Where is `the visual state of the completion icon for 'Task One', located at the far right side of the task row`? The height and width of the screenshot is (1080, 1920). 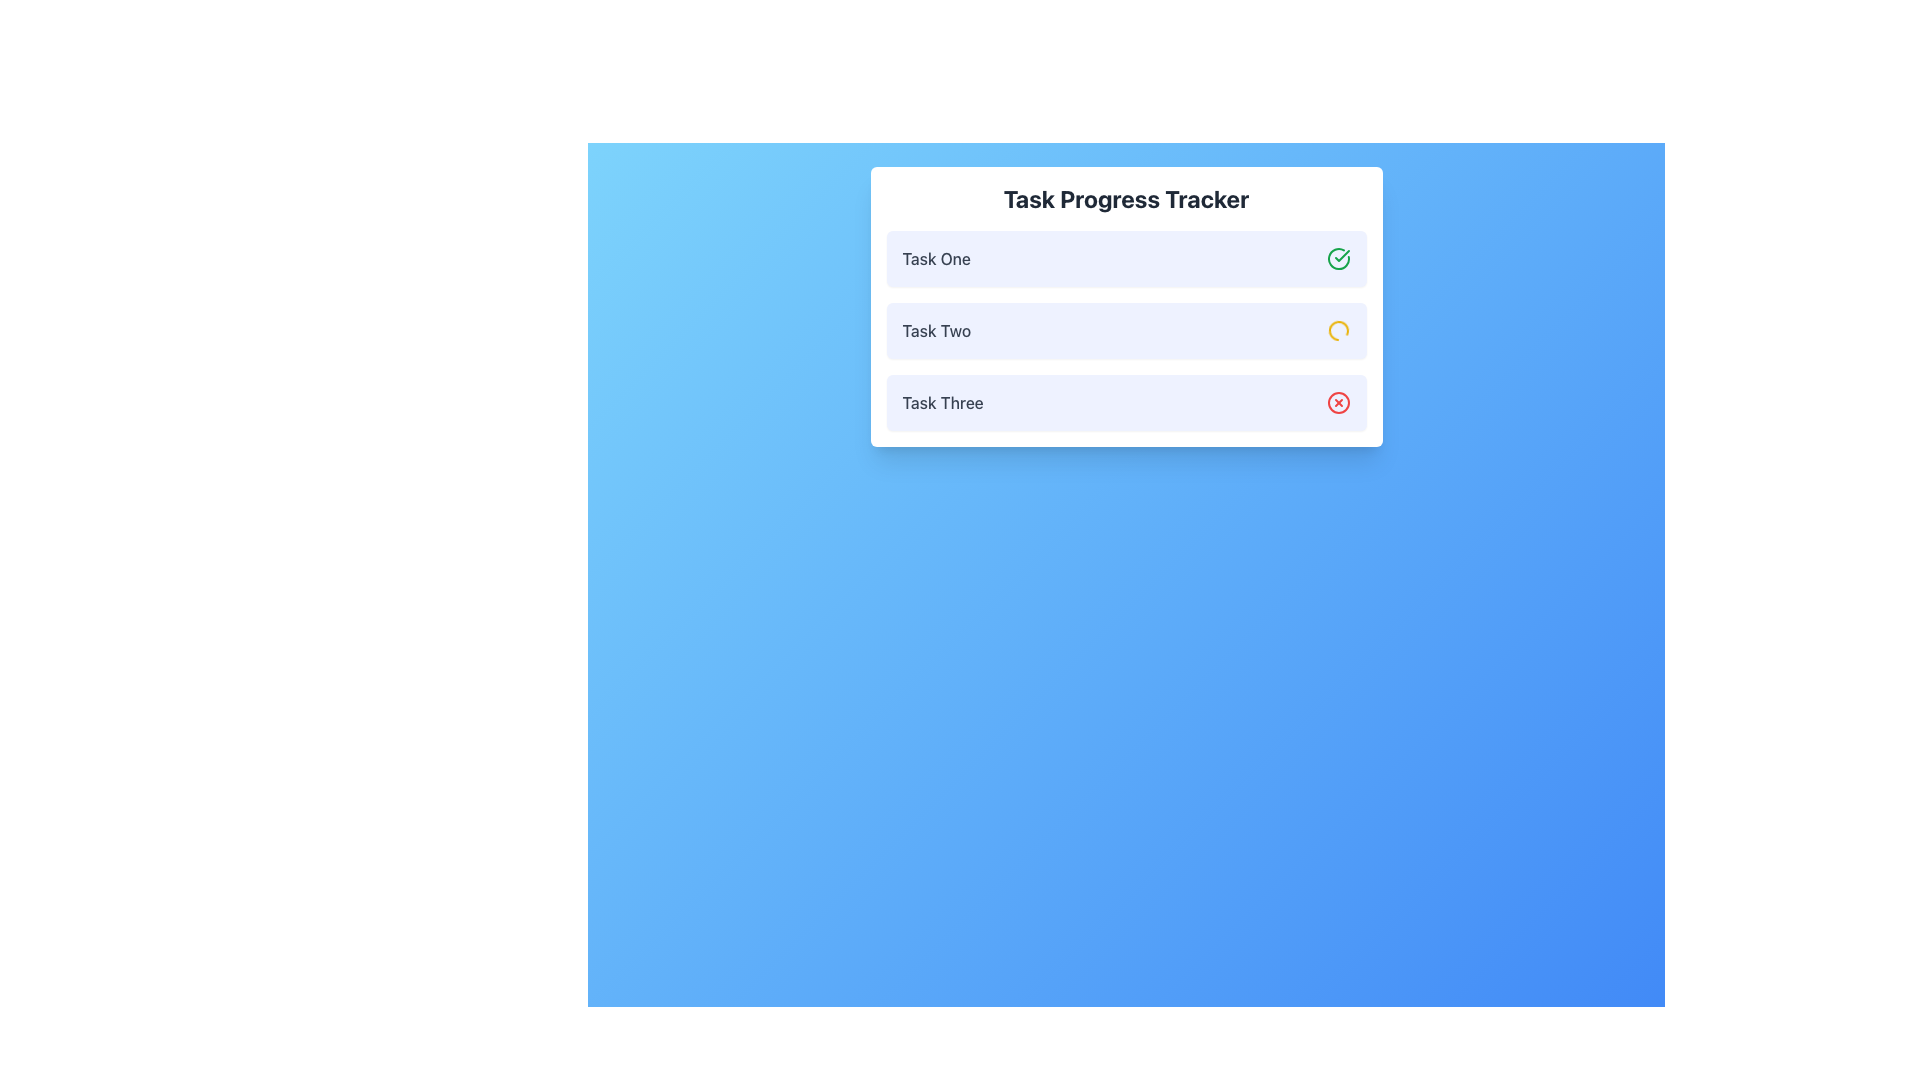 the visual state of the completion icon for 'Task One', located at the far right side of the task row is located at coordinates (1338, 257).